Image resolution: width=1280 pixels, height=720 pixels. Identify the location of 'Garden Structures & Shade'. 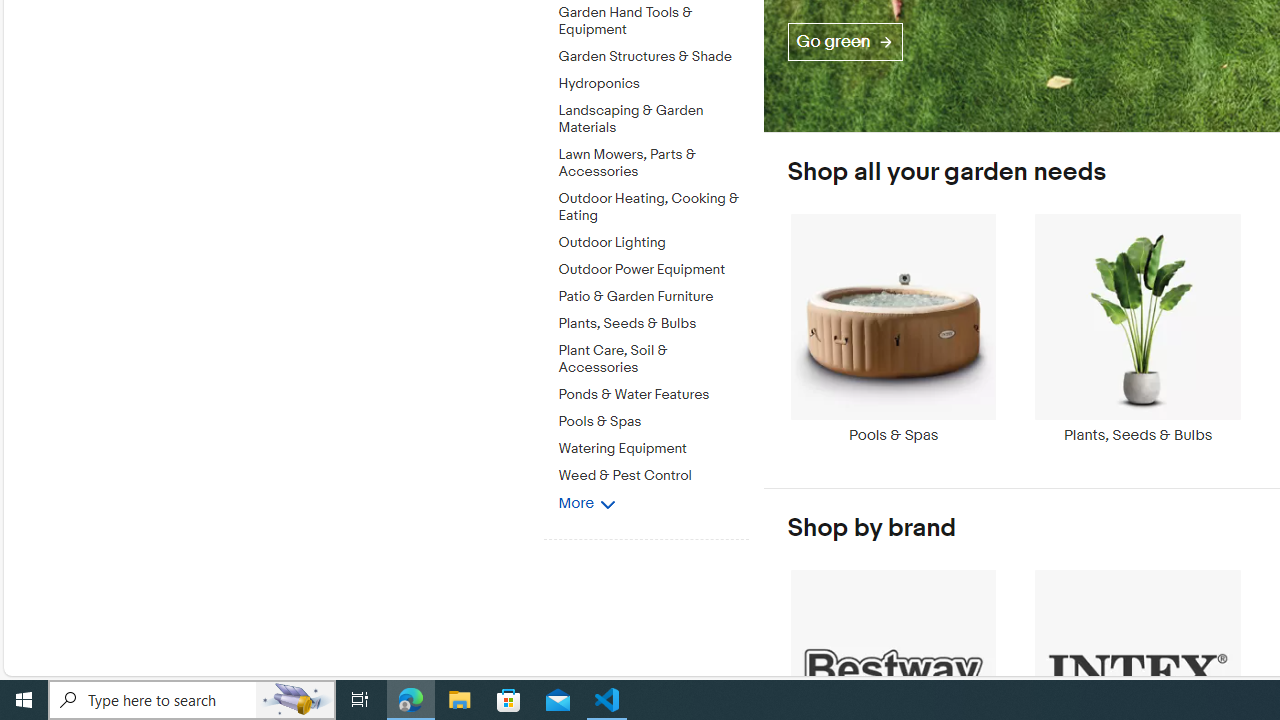
(653, 56).